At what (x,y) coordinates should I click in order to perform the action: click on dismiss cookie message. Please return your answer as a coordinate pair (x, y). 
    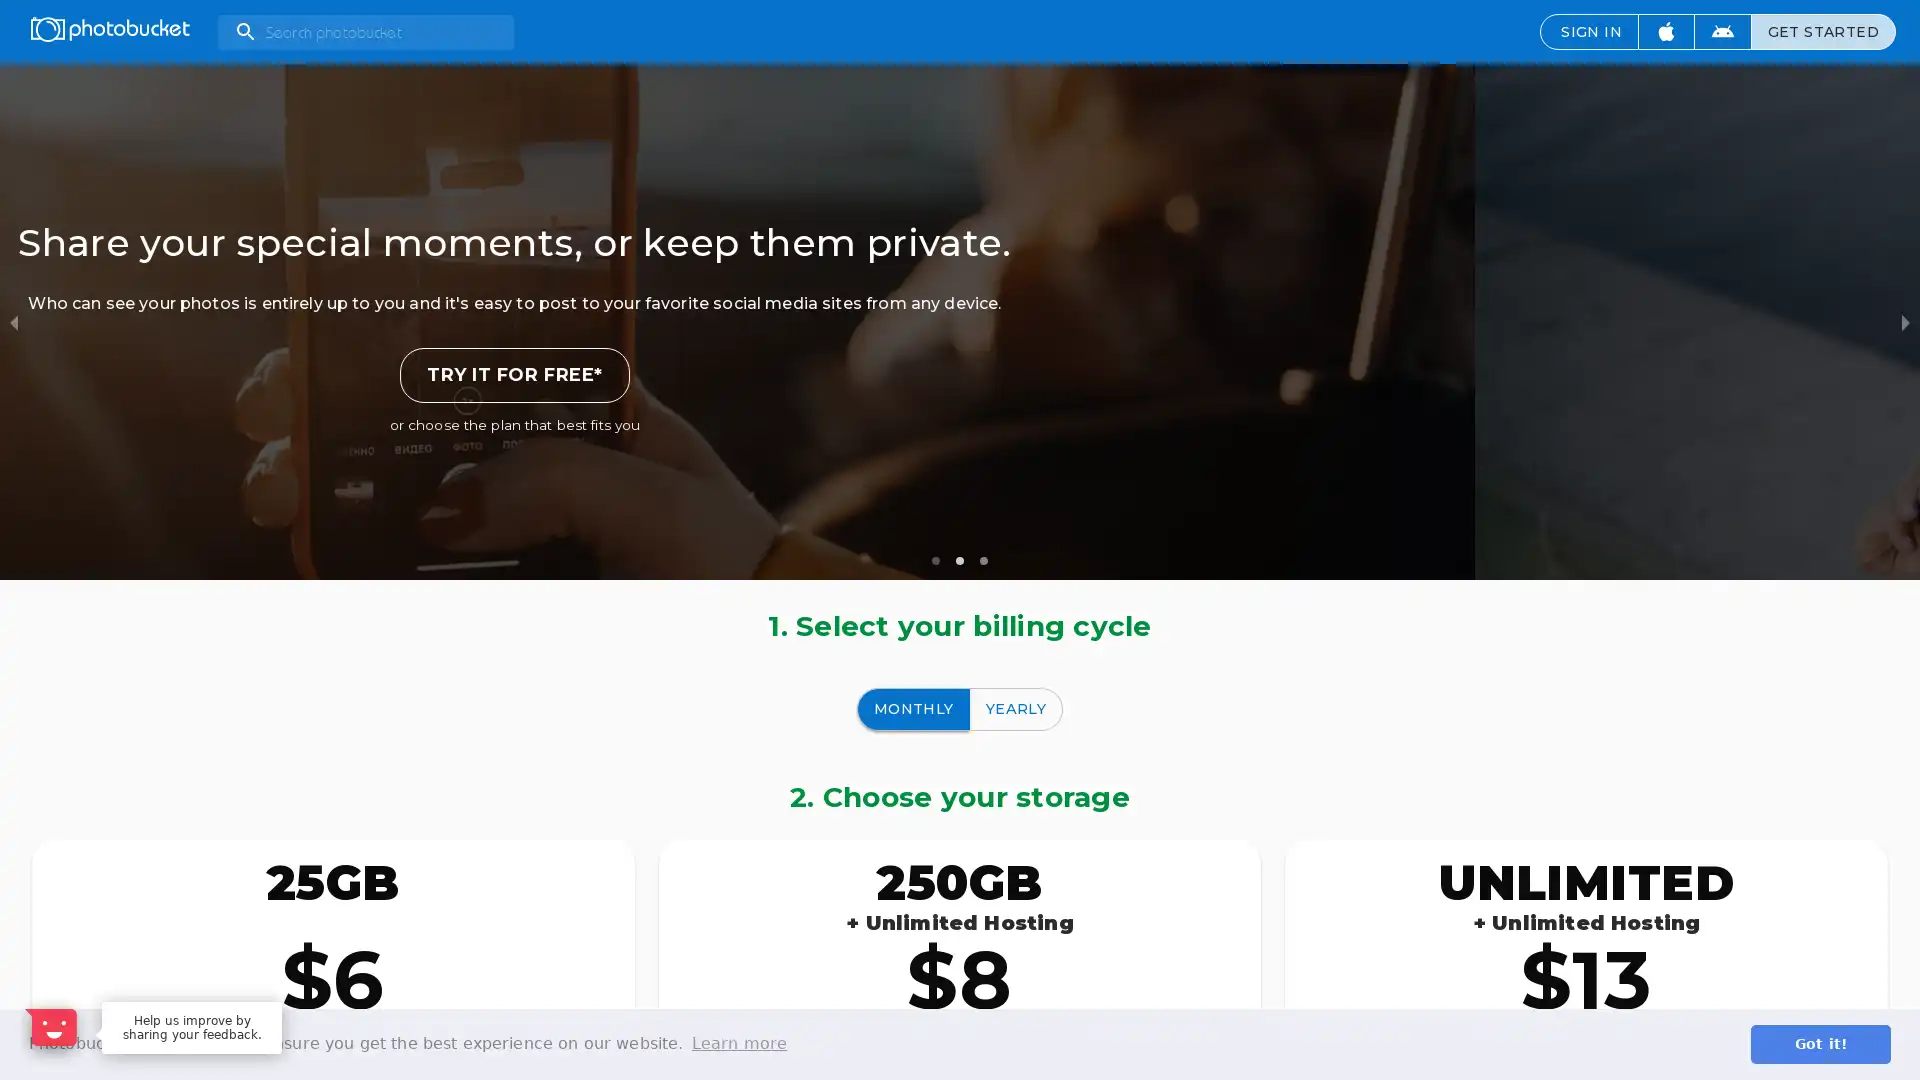
    Looking at the image, I should click on (1820, 1043).